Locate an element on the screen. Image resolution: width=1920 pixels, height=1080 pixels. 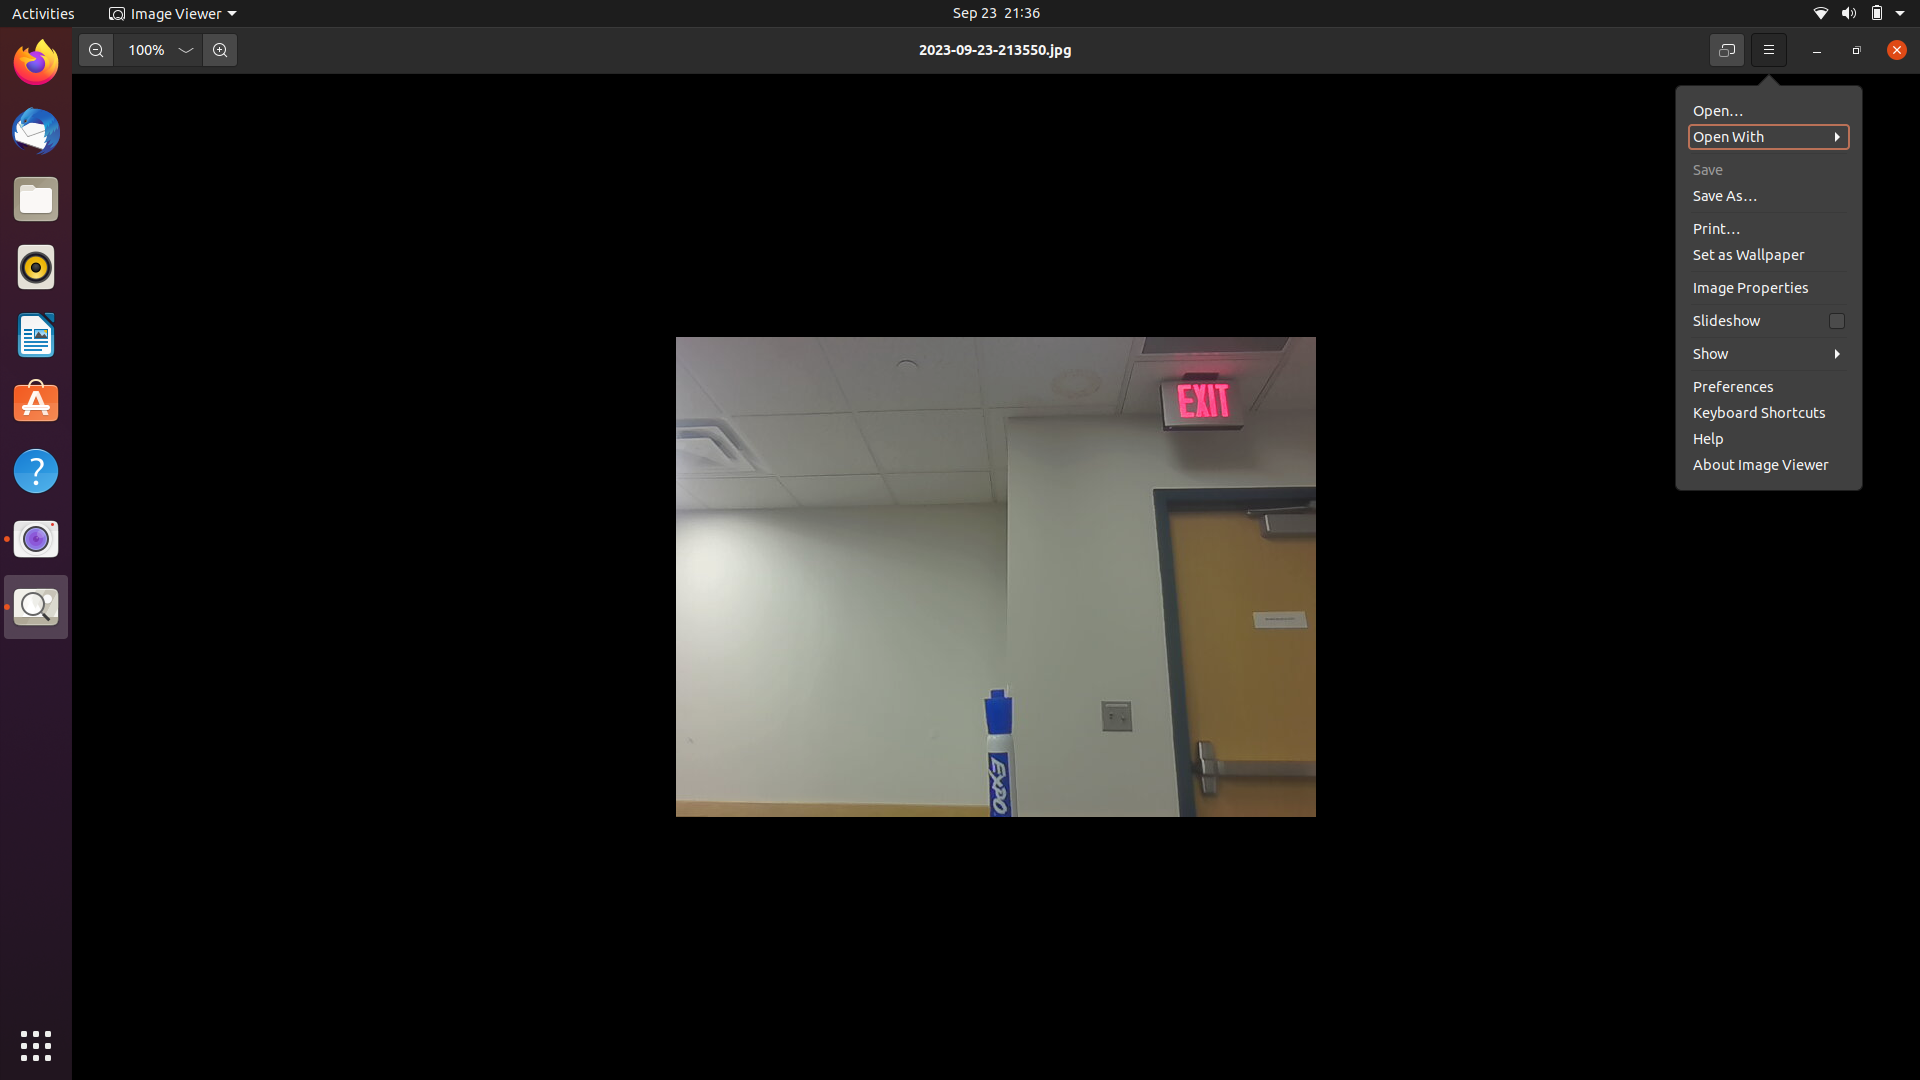
Zoom in the image once is located at coordinates (219, 49).